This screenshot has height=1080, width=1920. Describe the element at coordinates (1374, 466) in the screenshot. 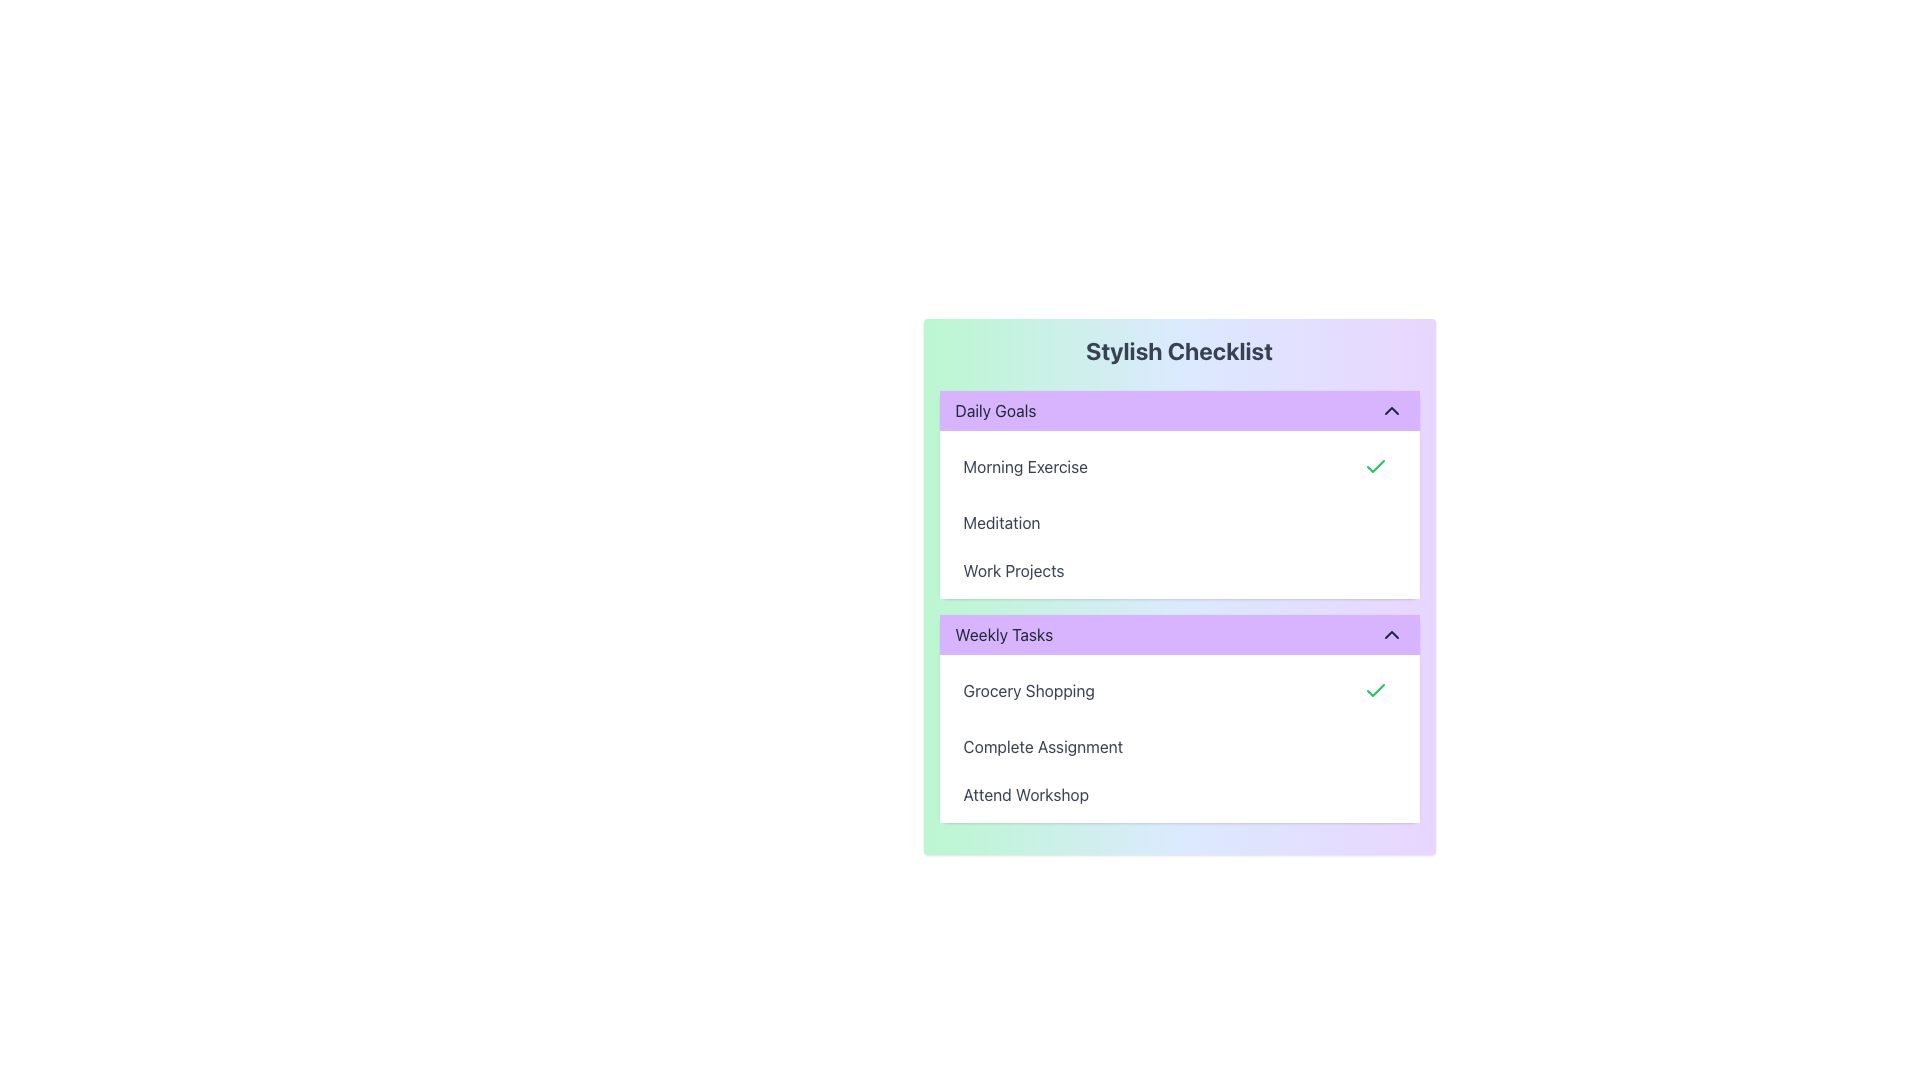

I see `the green check mark icon in the 'Weekly Tasks' section, which indicates the status of the 'Grocery Shopping' task` at that location.